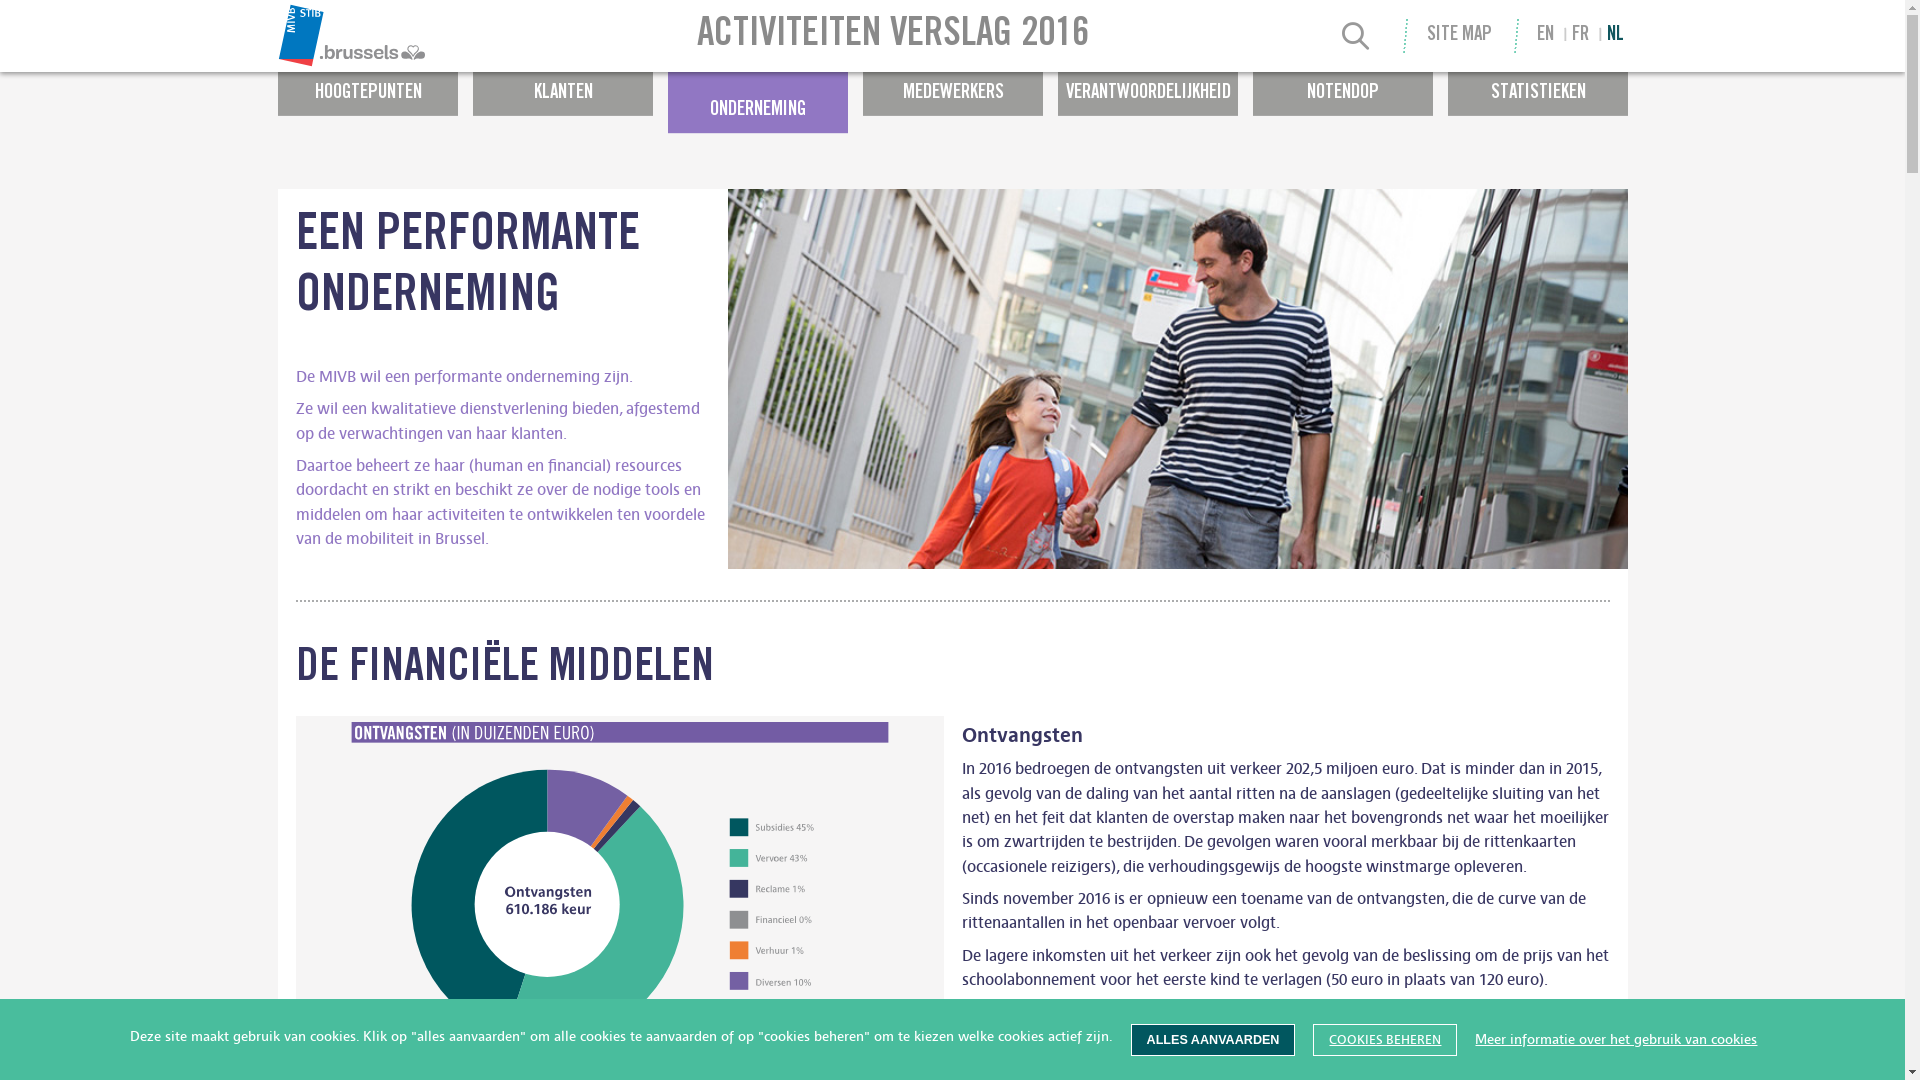 The width and height of the screenshot is (1920, 1080). Describe the element at coordinates (1615, 35) in the screenshot. I see `'NL'` at that location.